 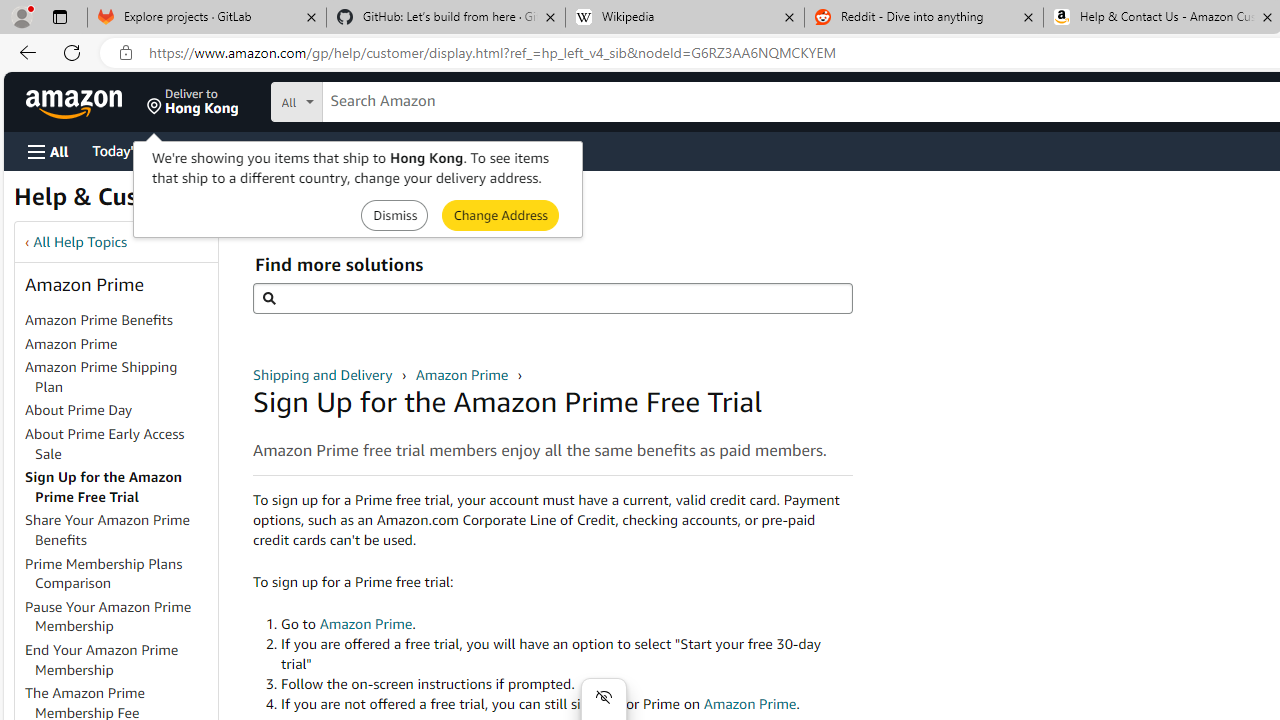 I want to click on 'Deliver to Hong Kong', so click(x=193, y=101).